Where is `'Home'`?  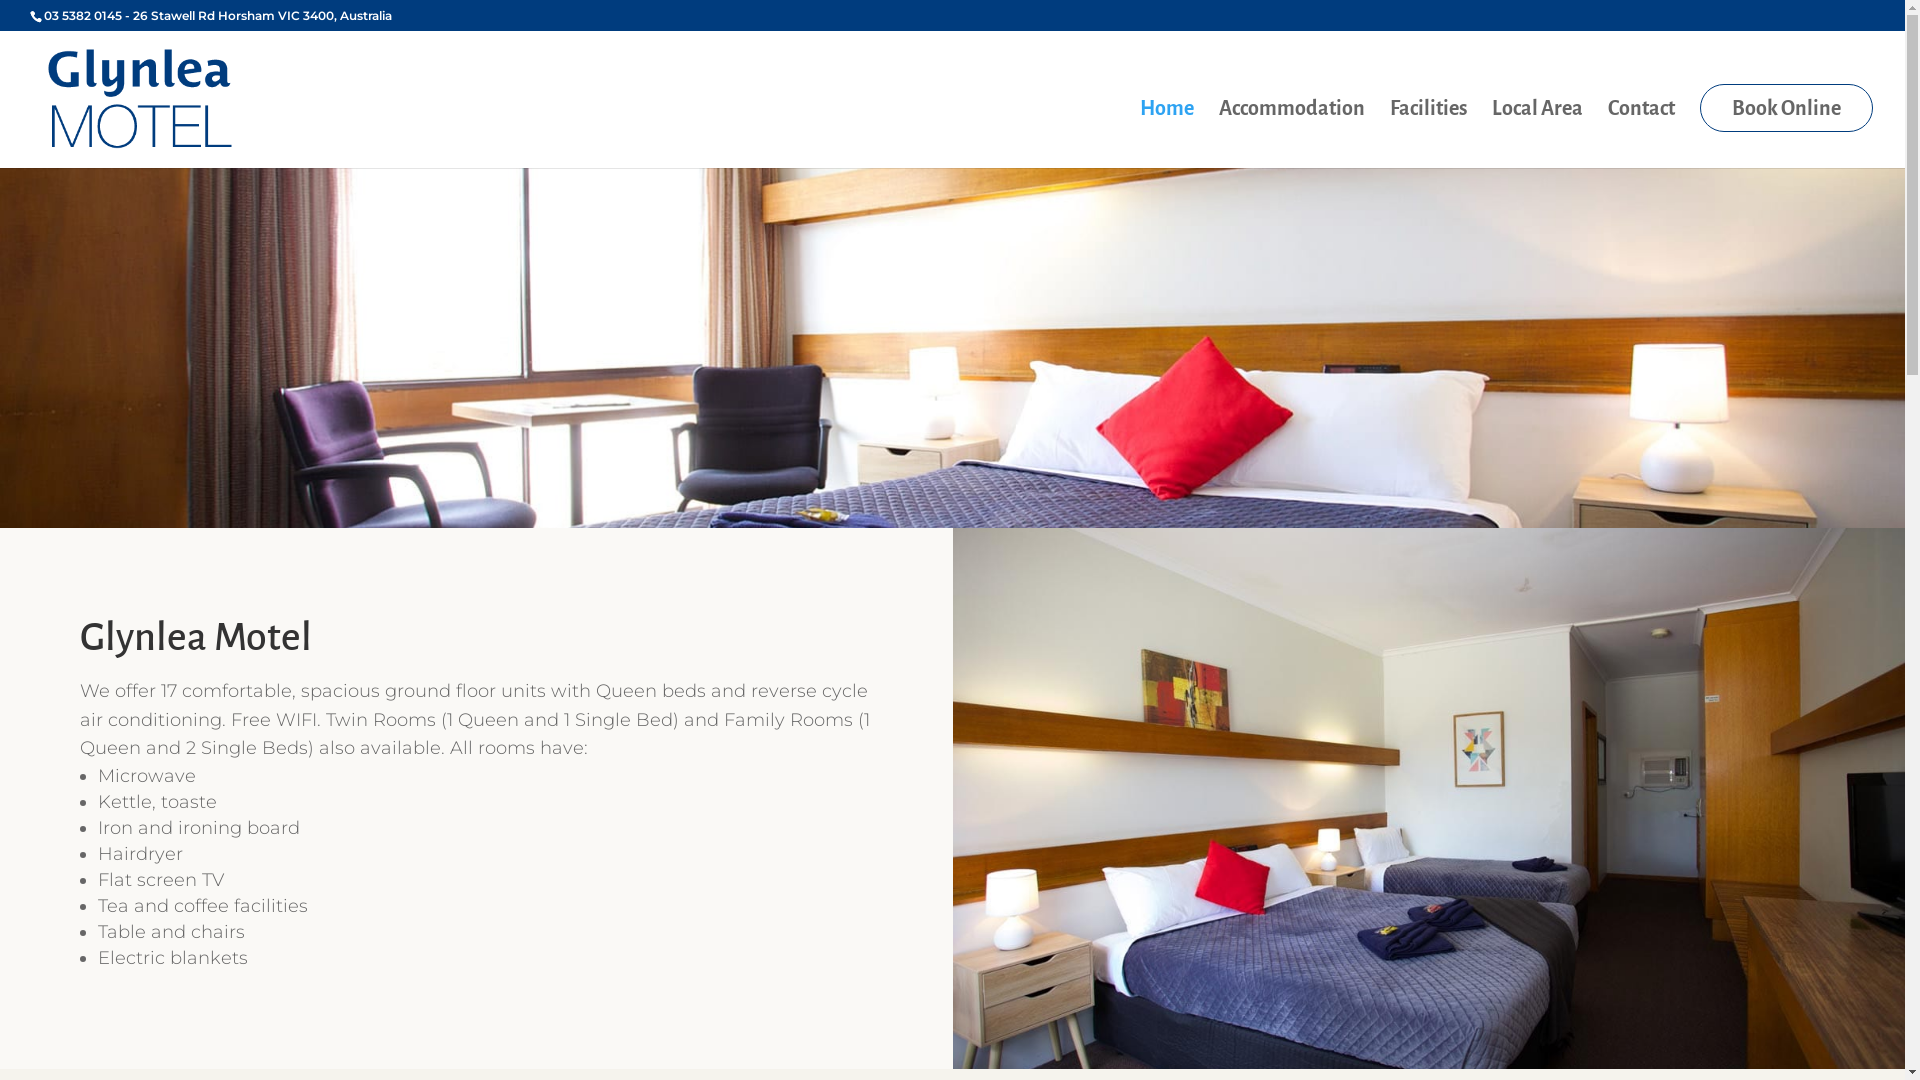 'Home' is located at coordinates (1166, 134).